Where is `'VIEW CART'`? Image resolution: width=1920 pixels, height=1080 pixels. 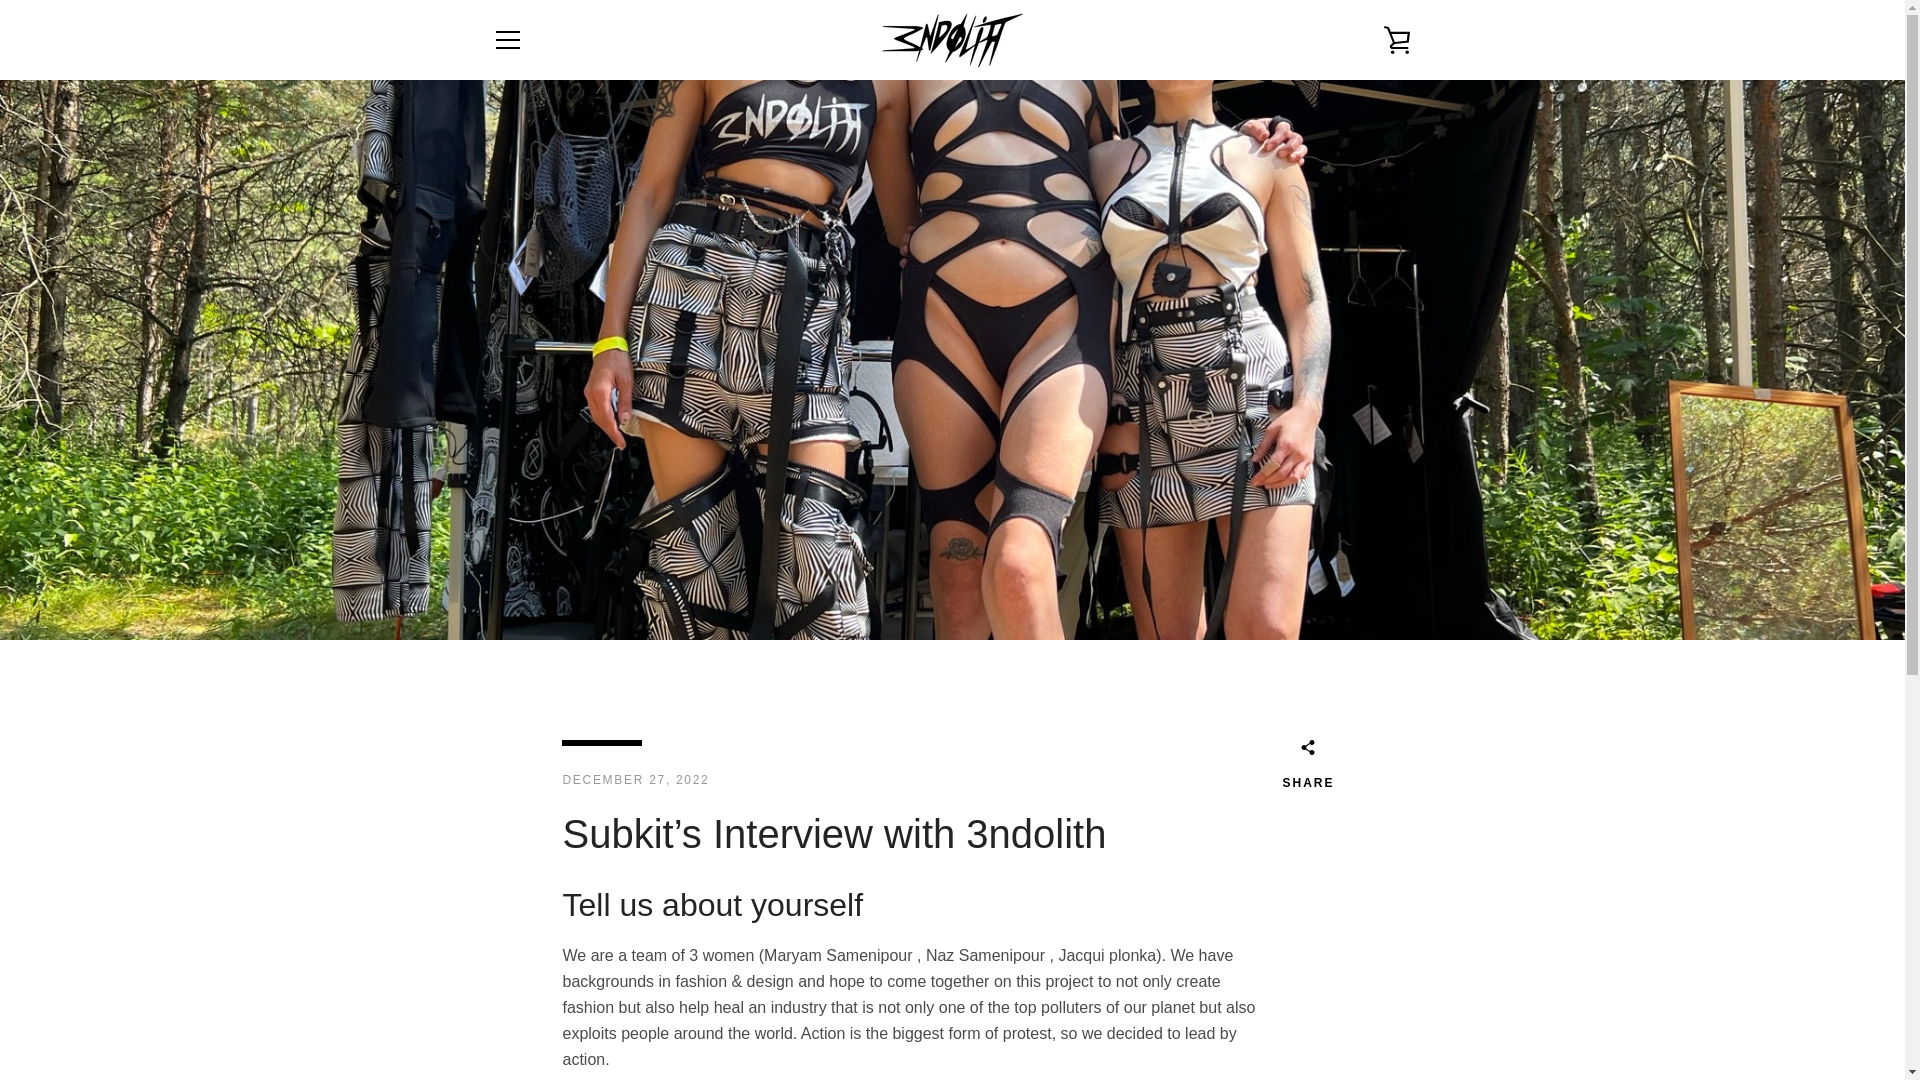 'VIEW CART' is located at coordinates (1395, 39).